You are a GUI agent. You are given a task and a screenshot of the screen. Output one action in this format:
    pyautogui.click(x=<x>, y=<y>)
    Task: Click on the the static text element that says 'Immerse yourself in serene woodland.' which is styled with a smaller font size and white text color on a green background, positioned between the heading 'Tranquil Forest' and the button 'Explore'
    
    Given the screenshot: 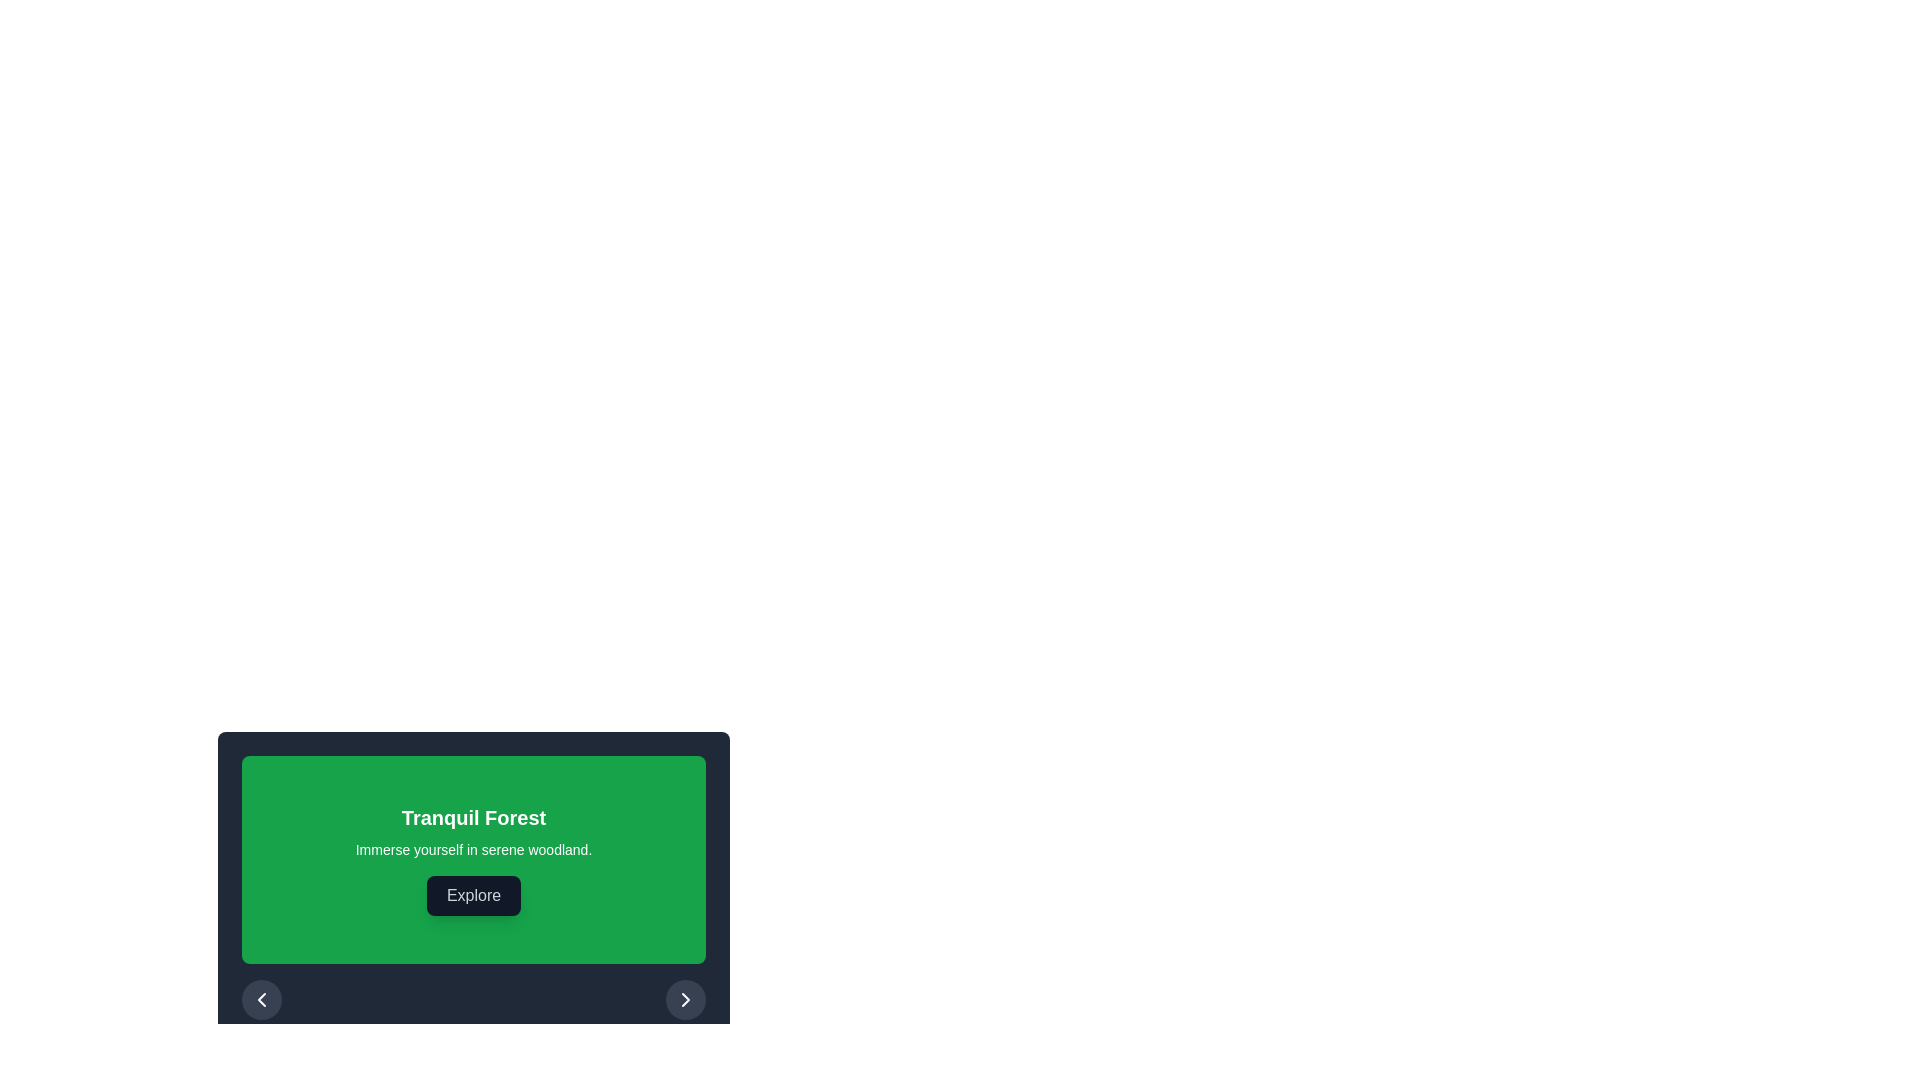 What is the action you would take?
    pyautogui.click(x=473, y=849)
    